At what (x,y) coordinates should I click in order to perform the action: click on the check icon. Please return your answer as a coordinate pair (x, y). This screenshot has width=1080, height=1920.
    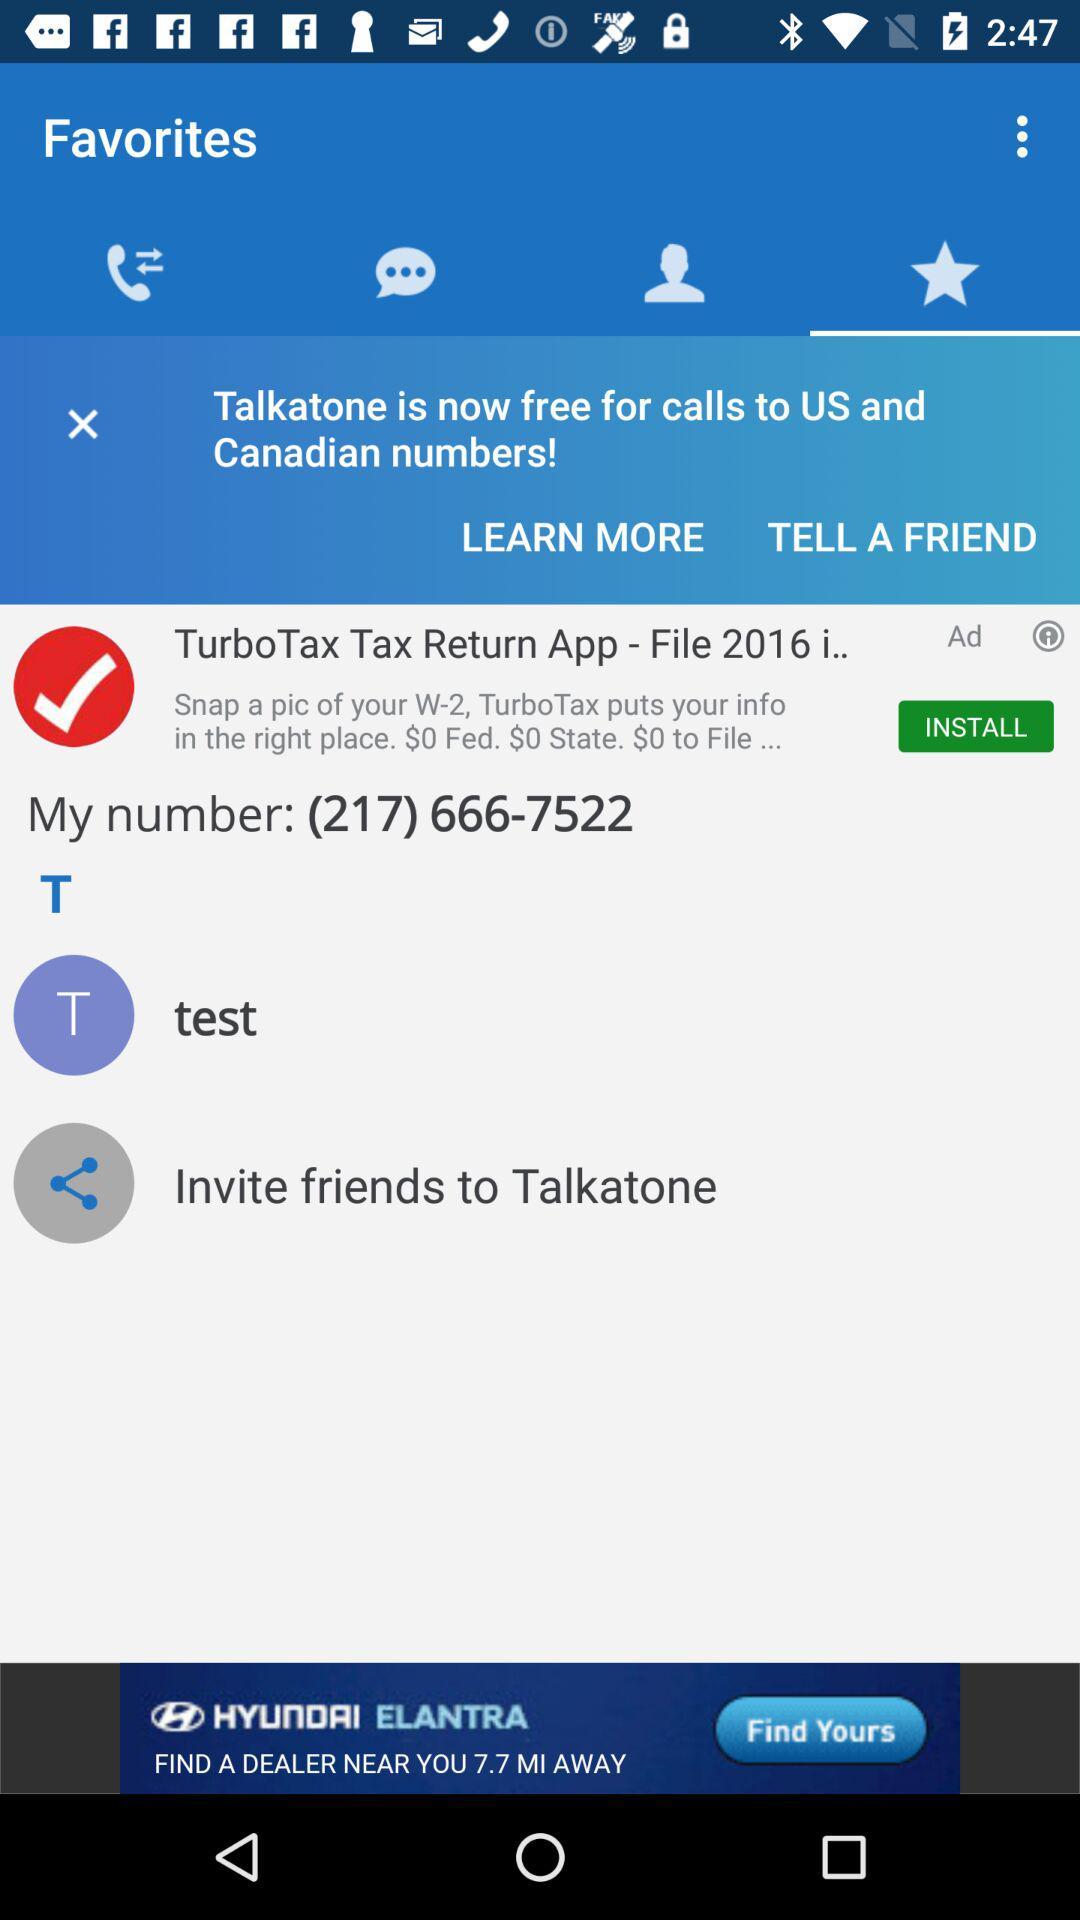
    Looking at the image, I should click on (72, 686).